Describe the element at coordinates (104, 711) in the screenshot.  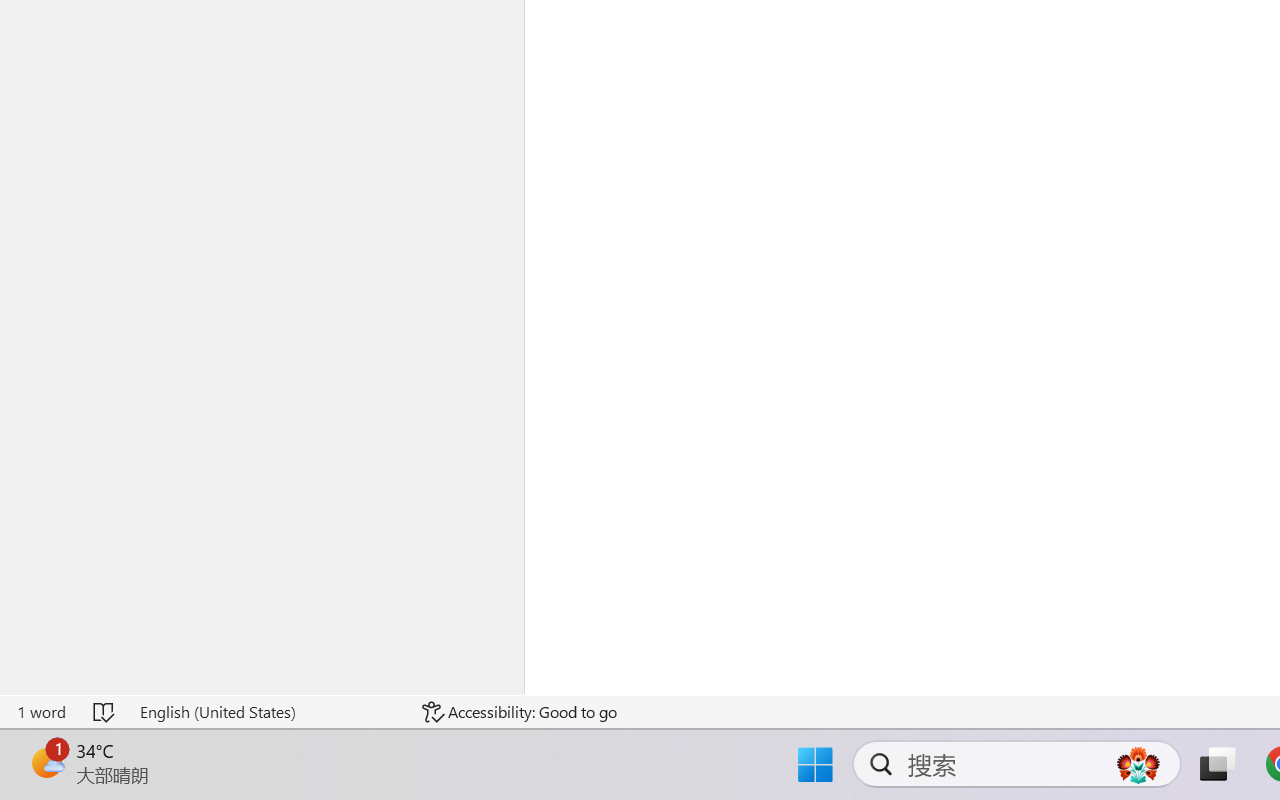
I see `'Spelling and Grammar Check No Errors'` at that location.